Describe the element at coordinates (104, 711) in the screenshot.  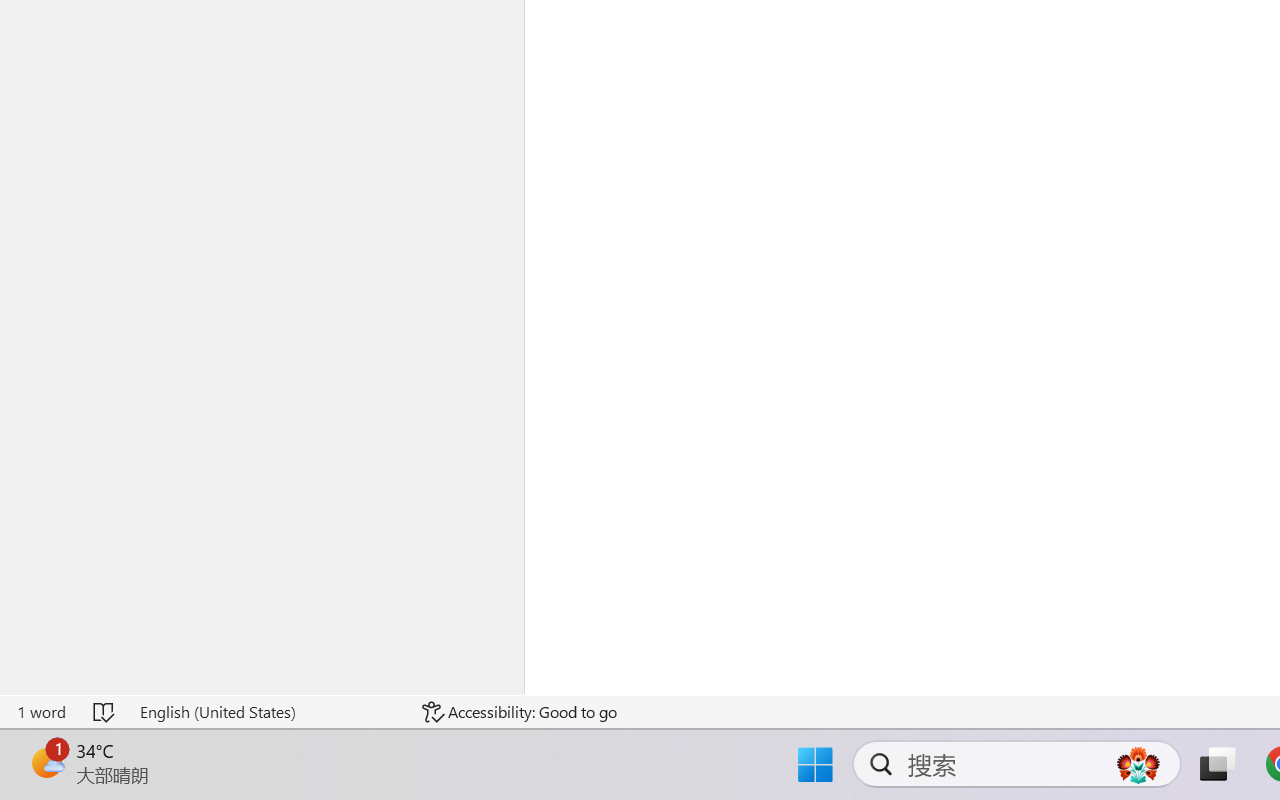
I see `'Spelling and Grammar Check No Errors'` at that location.